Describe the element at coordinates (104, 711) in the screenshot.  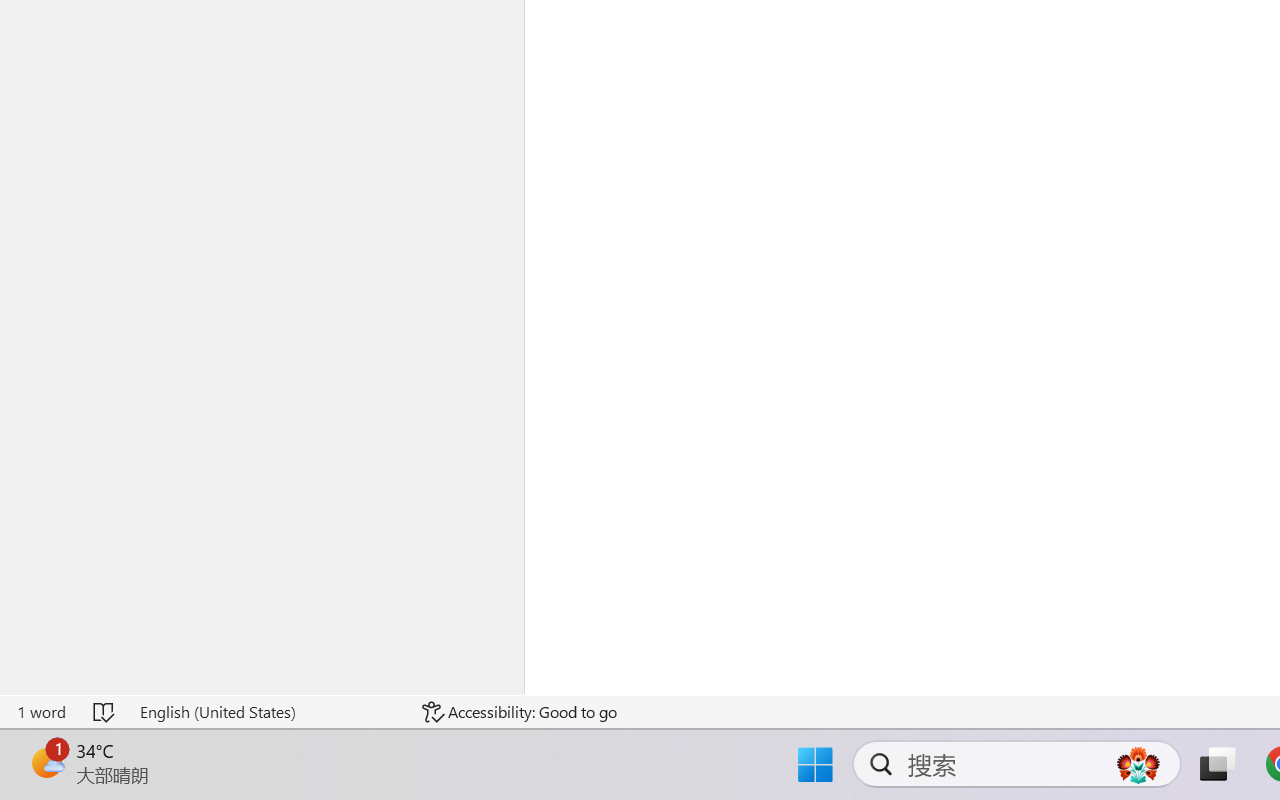
I see `'Spelling and Grammar Check No Errors'` at that location.